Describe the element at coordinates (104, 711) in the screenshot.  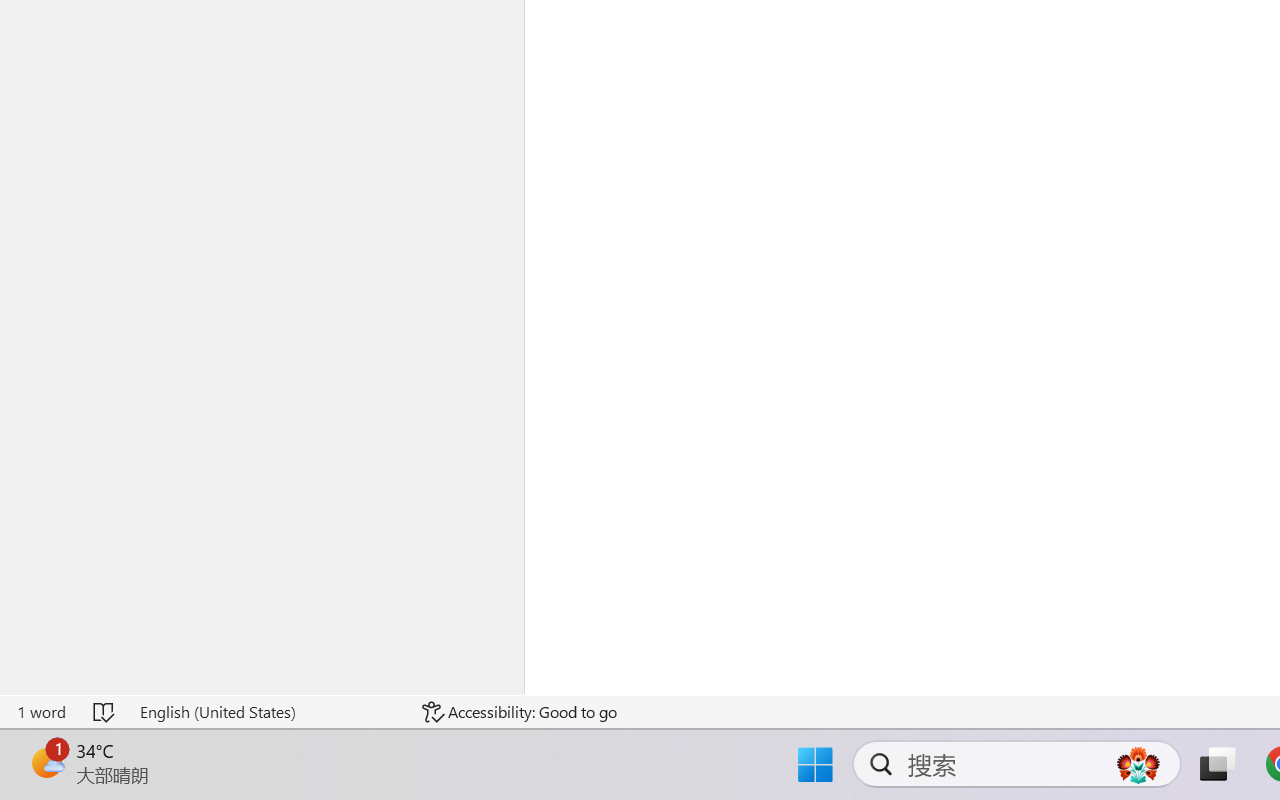
I see `'Spelling and Grammar Check No Errors'` at that location.